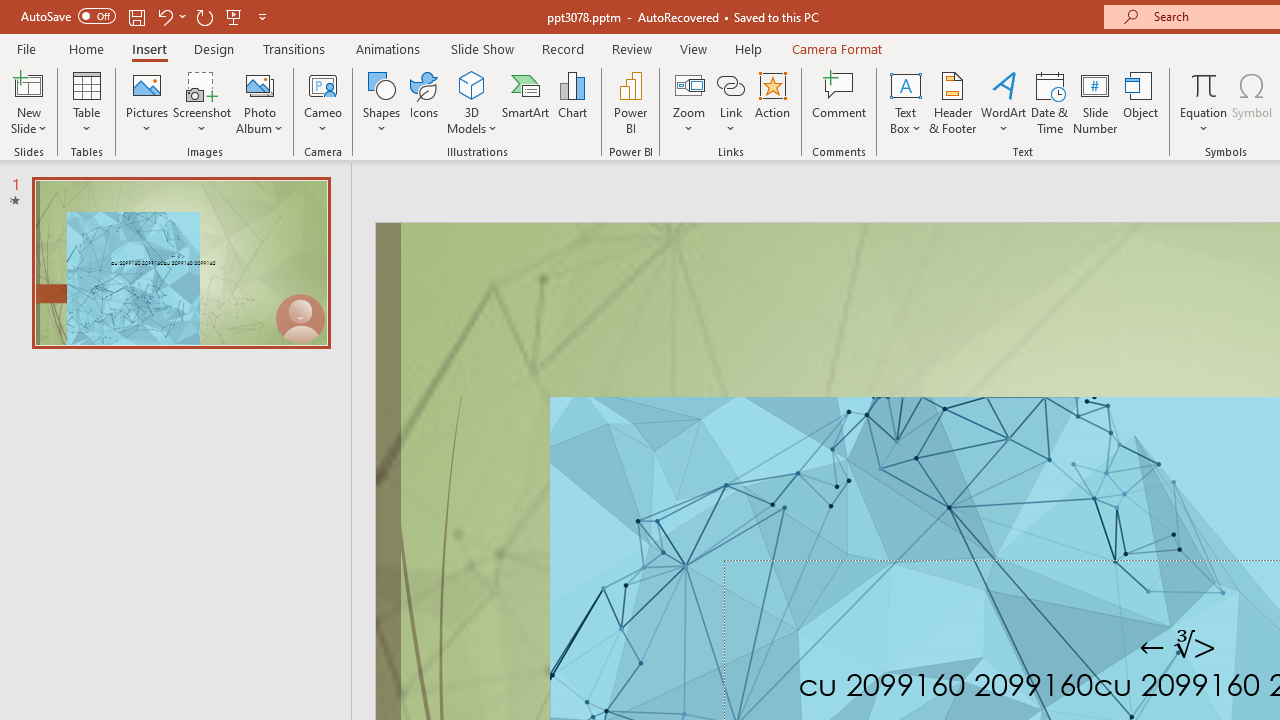 Image resolution: width=1280 pixels, height=720 pixels. I want to click on '3D Models', so click(471, 84).